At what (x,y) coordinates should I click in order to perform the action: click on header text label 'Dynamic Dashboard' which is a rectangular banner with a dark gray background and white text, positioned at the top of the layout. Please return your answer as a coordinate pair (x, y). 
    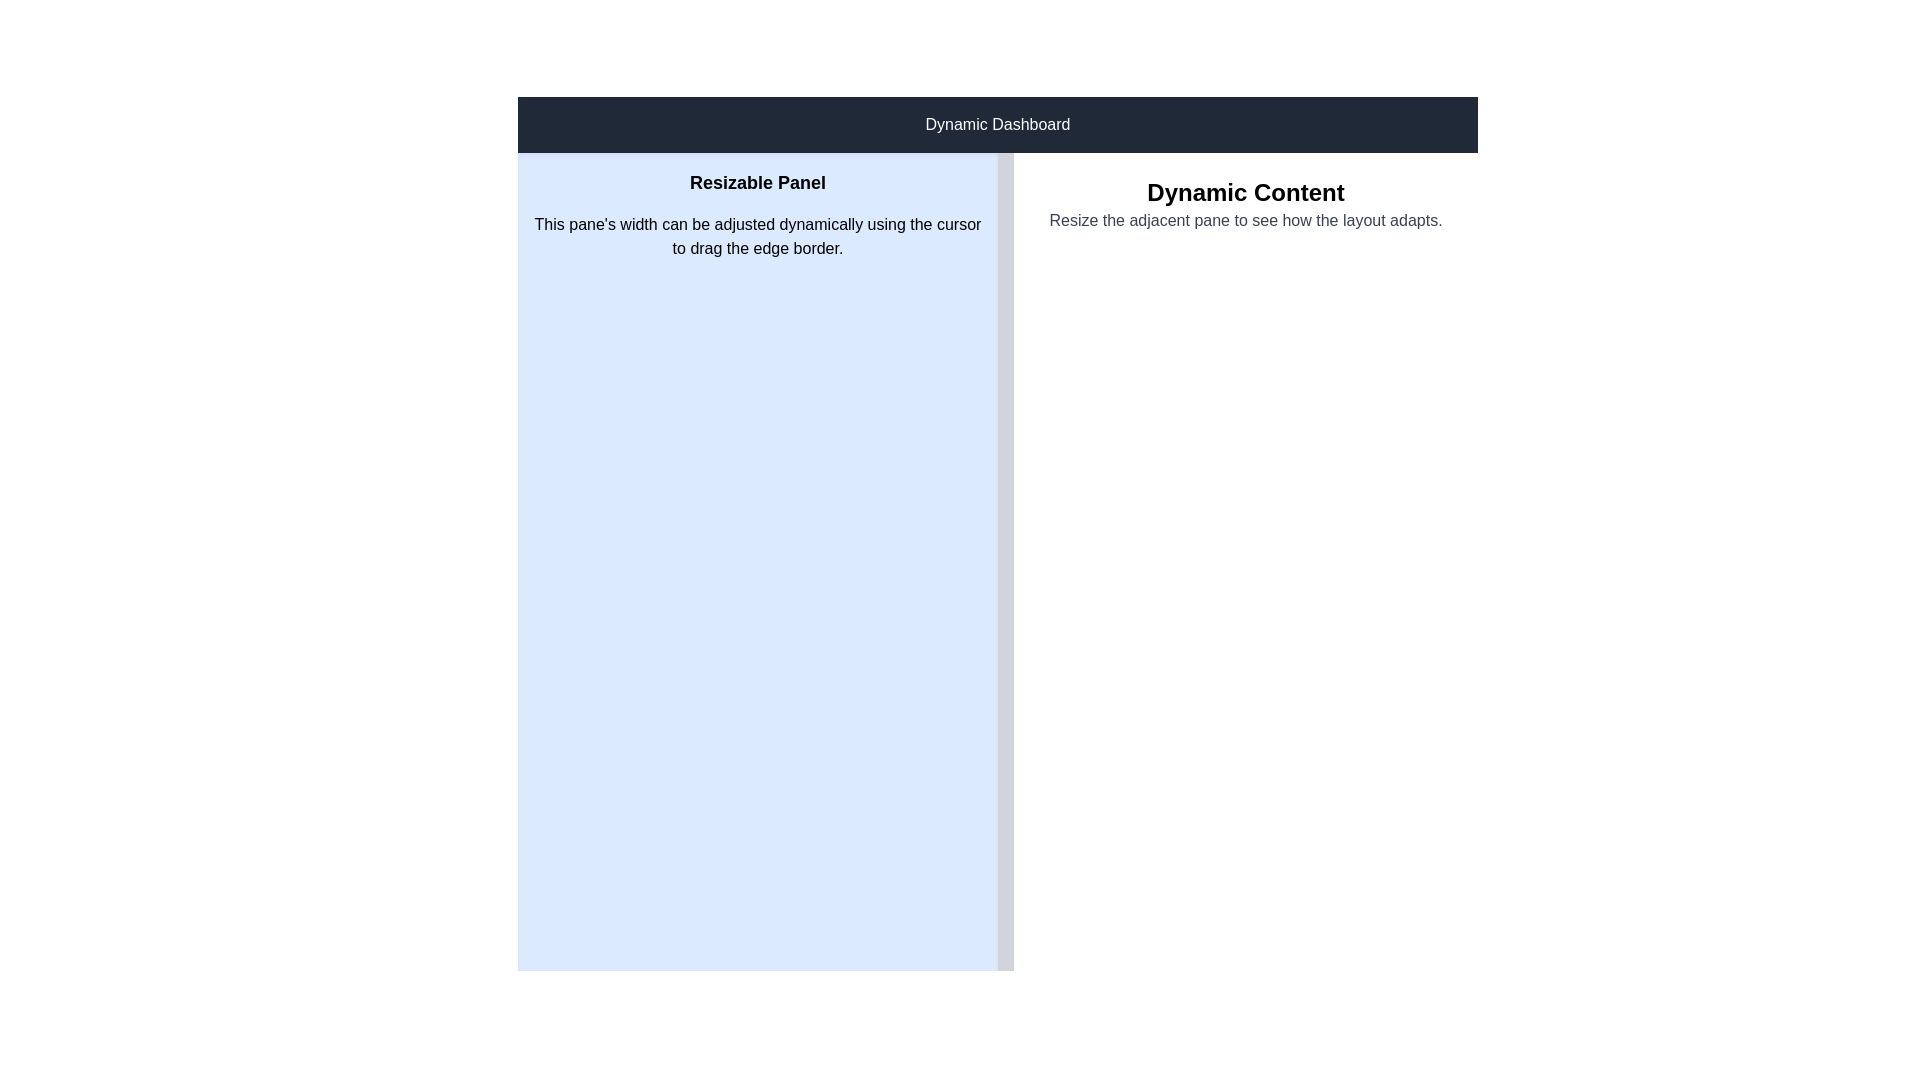
    Looking at the image, I should click on (998, 124).